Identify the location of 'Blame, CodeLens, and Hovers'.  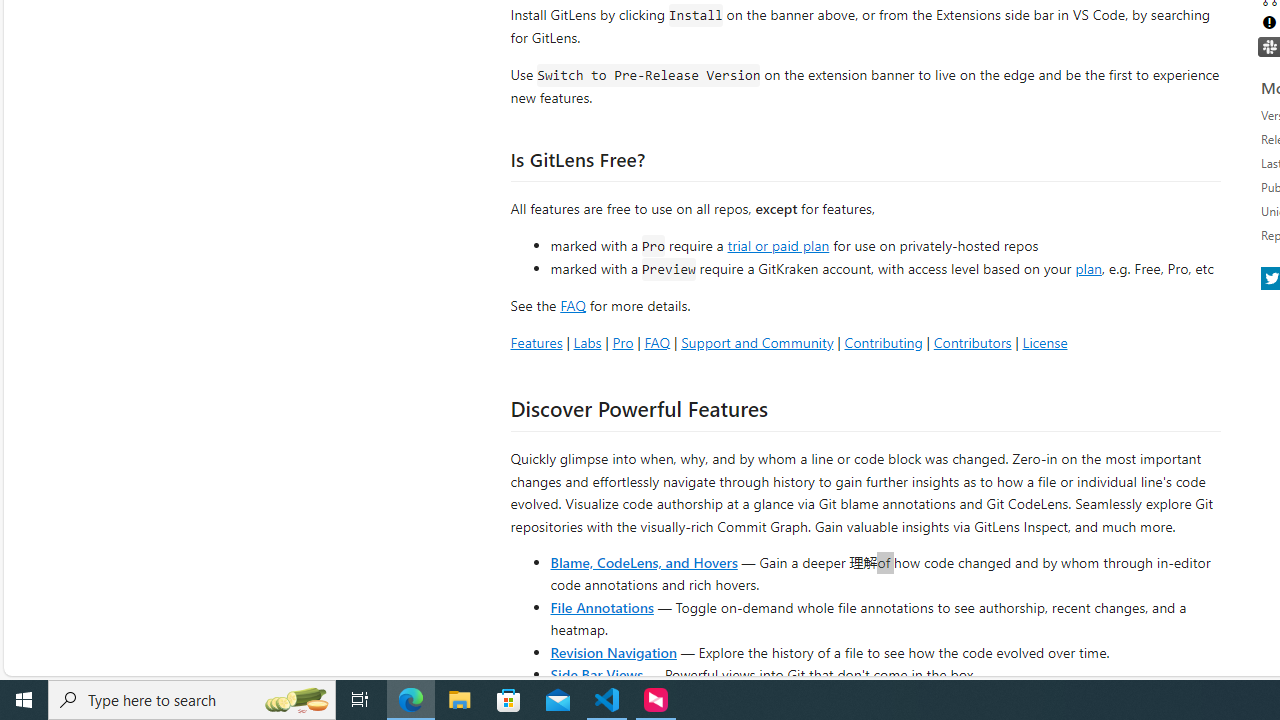
(644, 561).